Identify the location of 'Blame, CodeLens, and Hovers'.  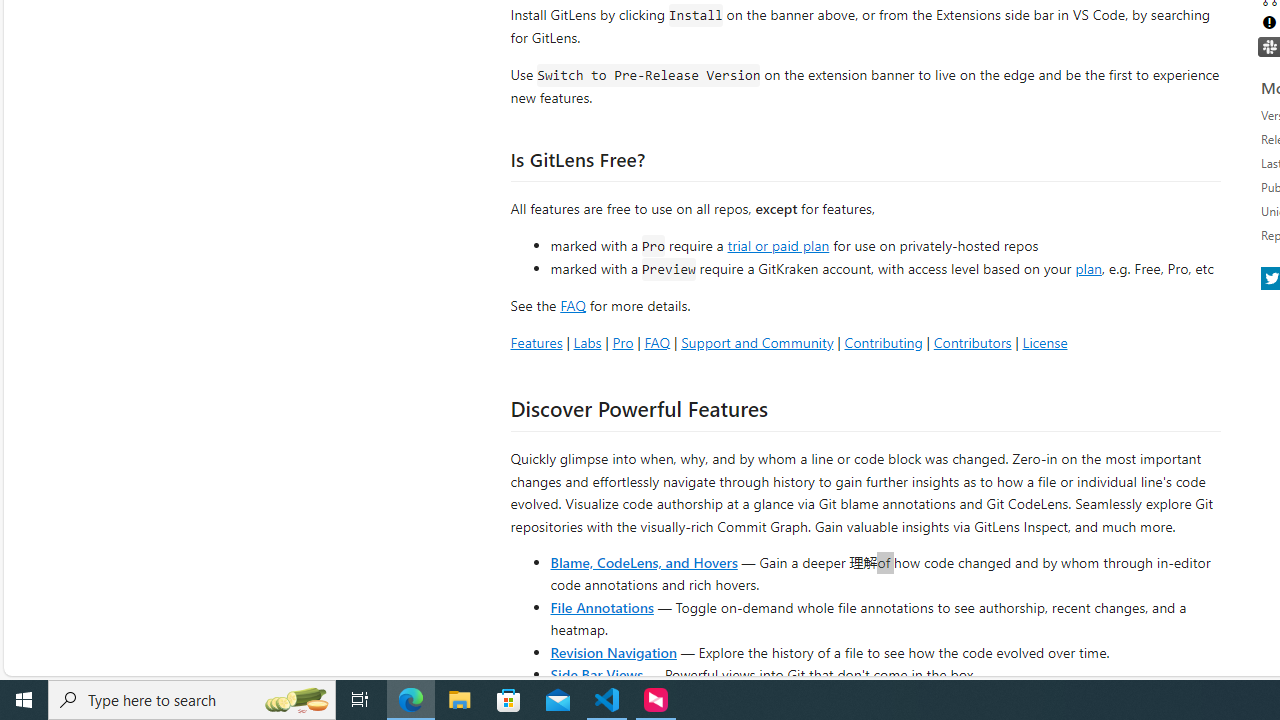
(644, 561).